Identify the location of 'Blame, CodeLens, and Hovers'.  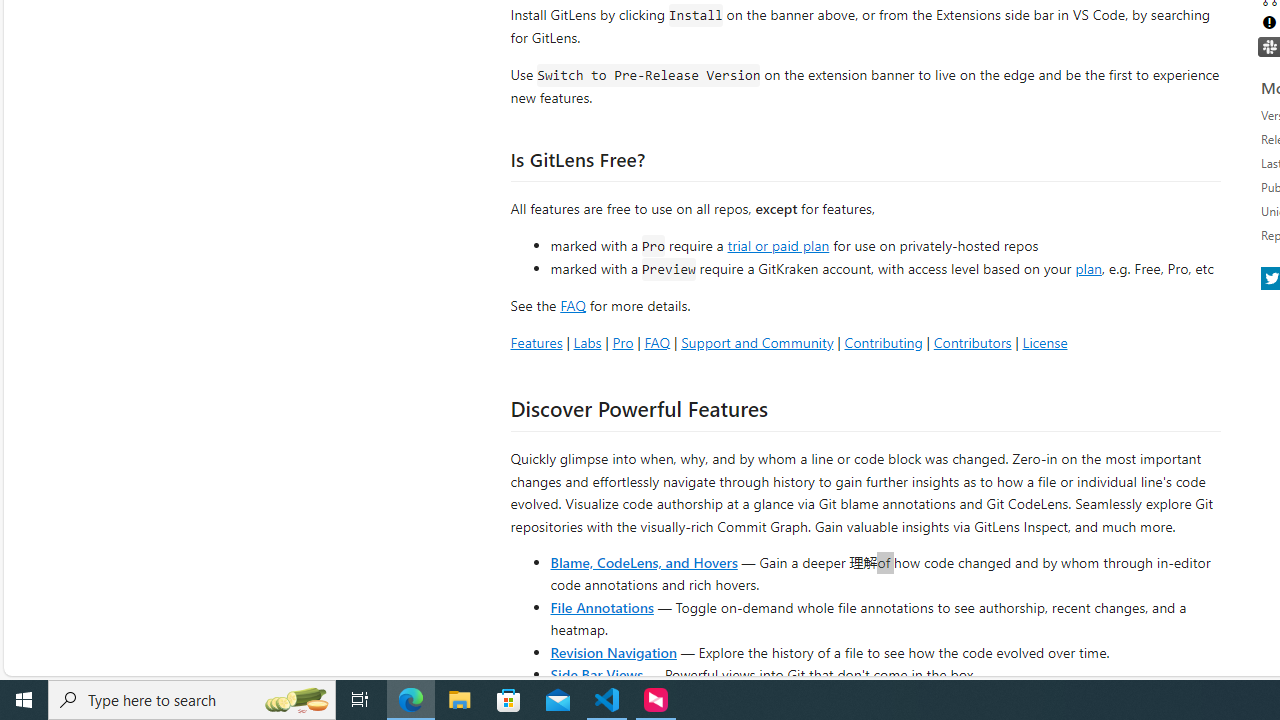
(644, 561).